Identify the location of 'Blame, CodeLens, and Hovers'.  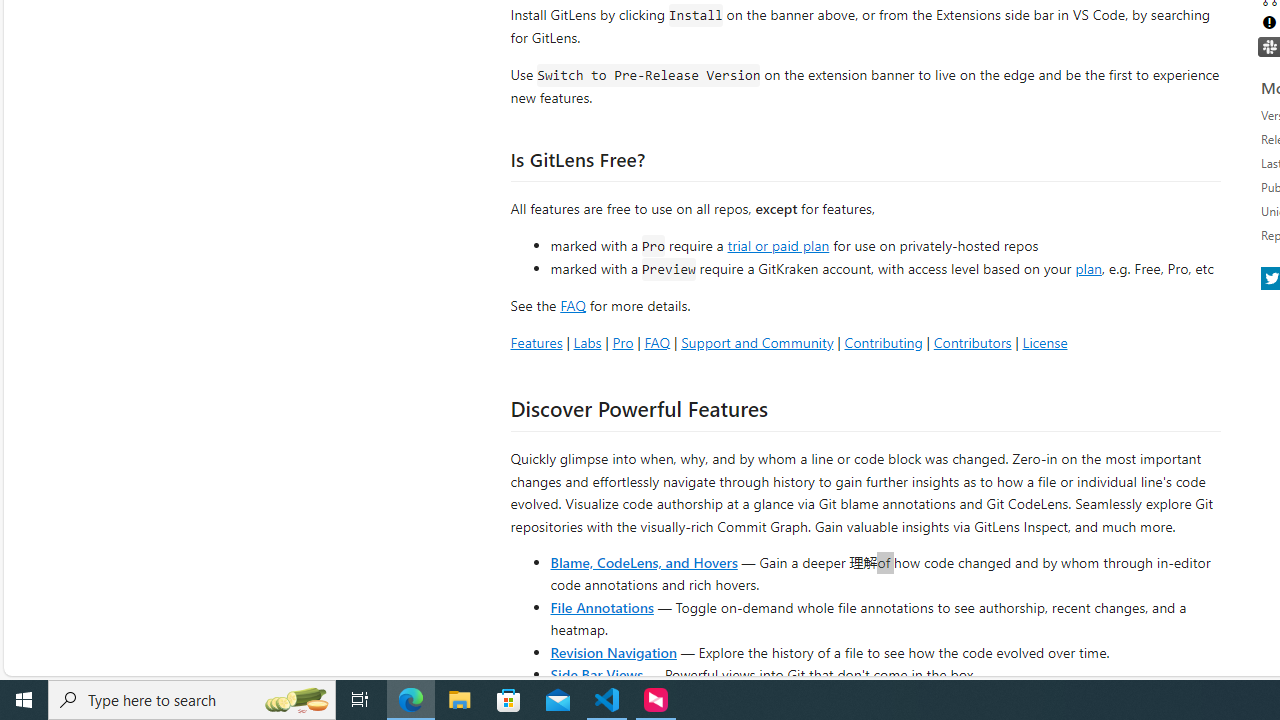
(644, 561).